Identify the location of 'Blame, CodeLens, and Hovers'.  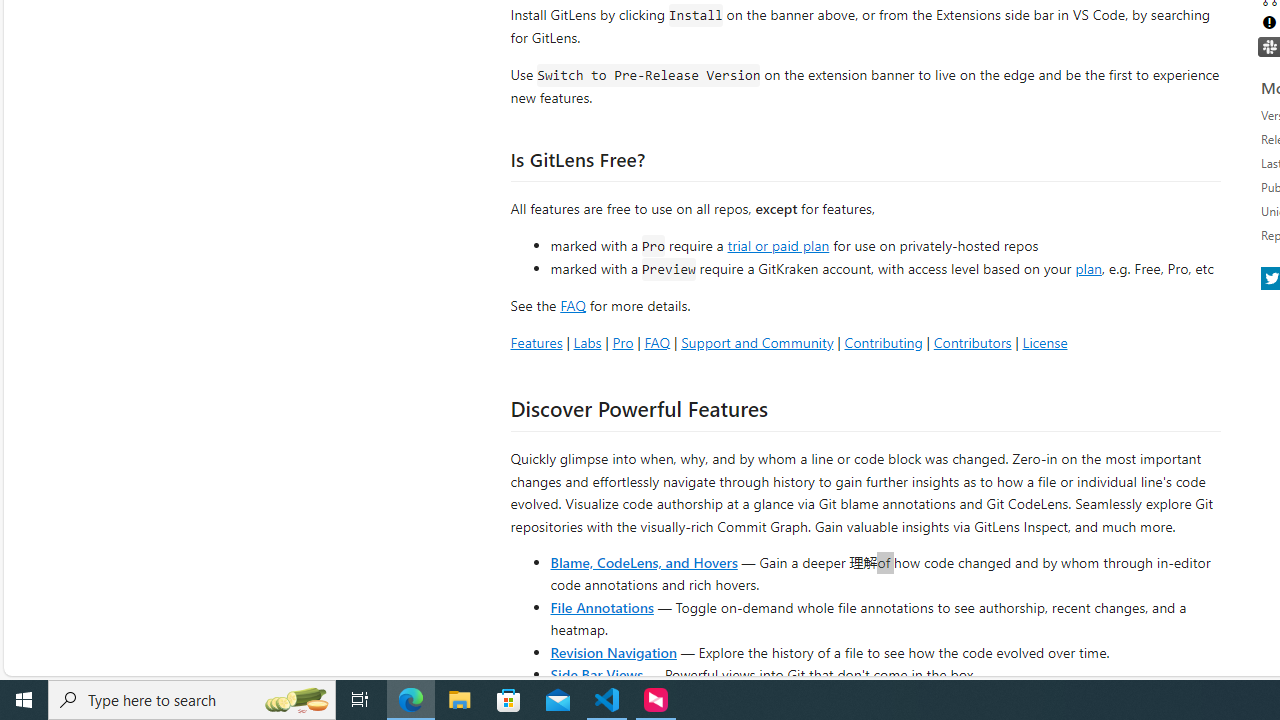
(644, 561).